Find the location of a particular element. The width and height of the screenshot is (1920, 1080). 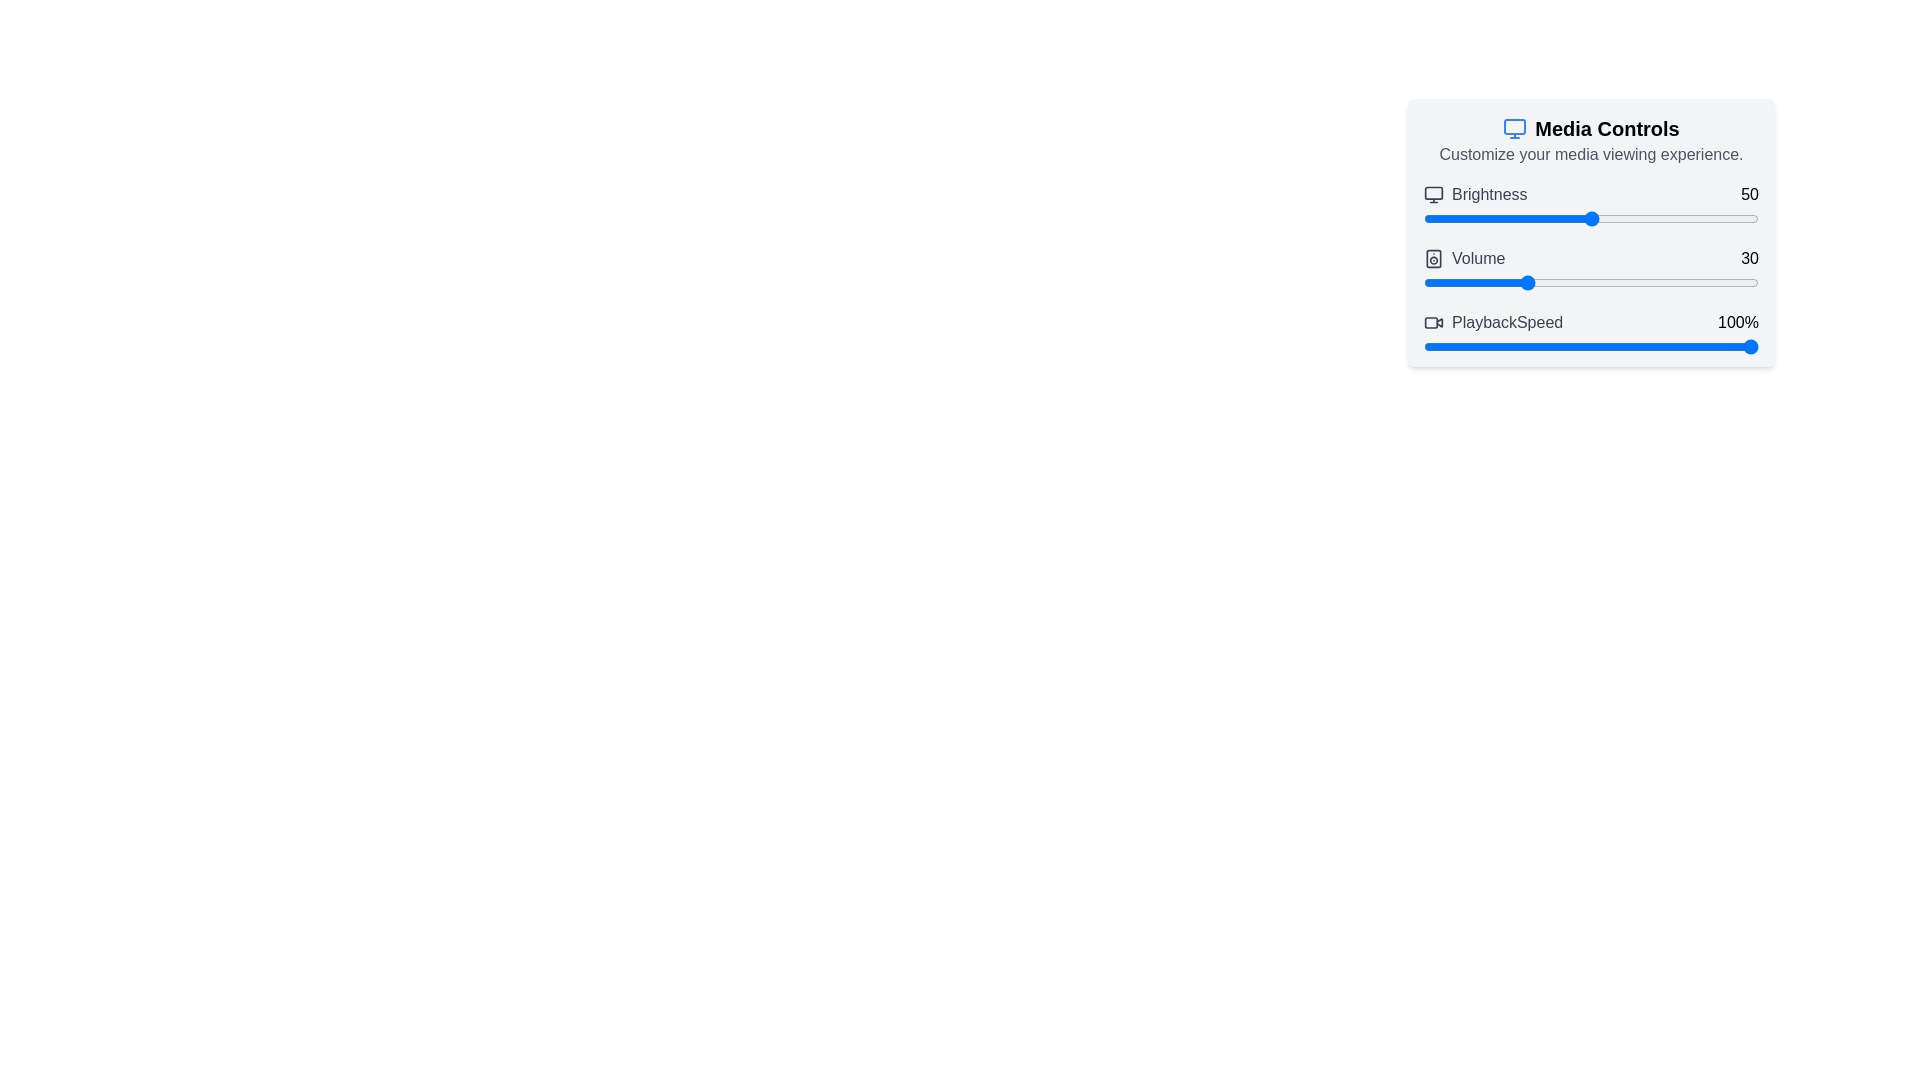

the Playback Speed slider to 3% is located at coordinates (1433, 346).